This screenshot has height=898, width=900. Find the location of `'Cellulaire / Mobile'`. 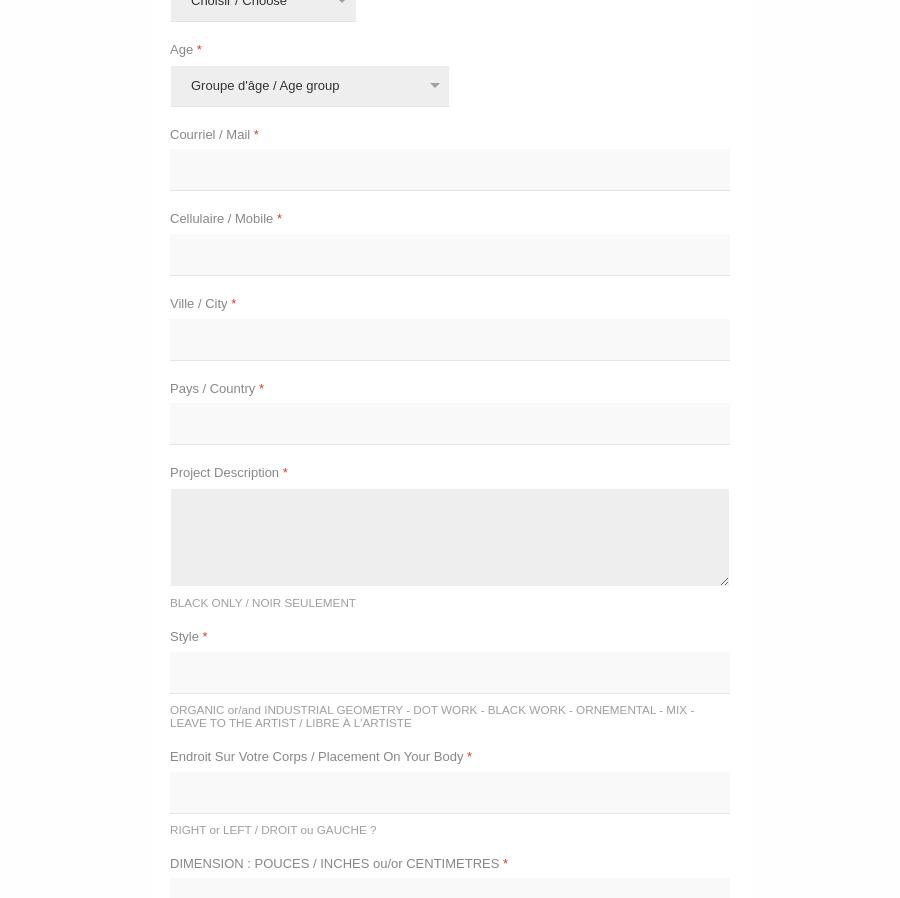

'Cellulaire / Mobile' is located at coordinates (223, 217).